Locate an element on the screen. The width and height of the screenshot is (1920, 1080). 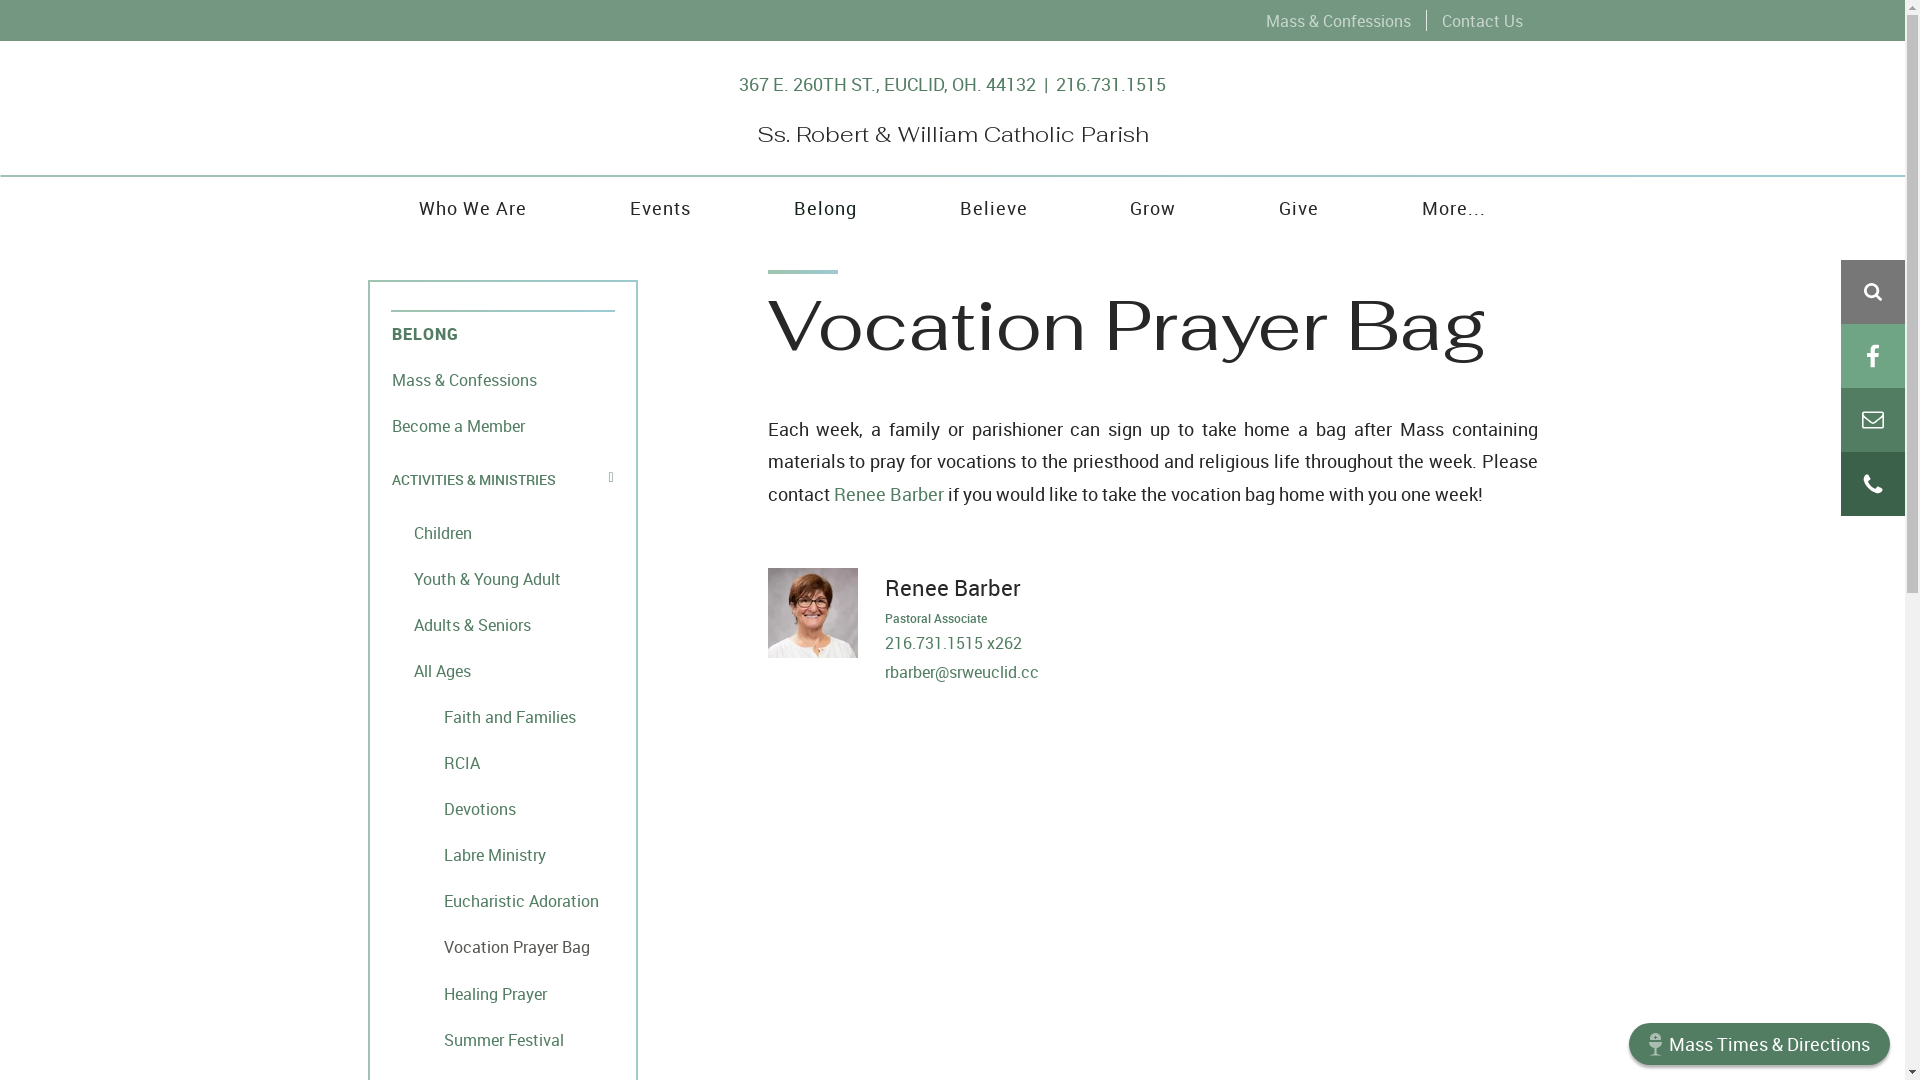
'Give' is located at coordinates (1299, 207).